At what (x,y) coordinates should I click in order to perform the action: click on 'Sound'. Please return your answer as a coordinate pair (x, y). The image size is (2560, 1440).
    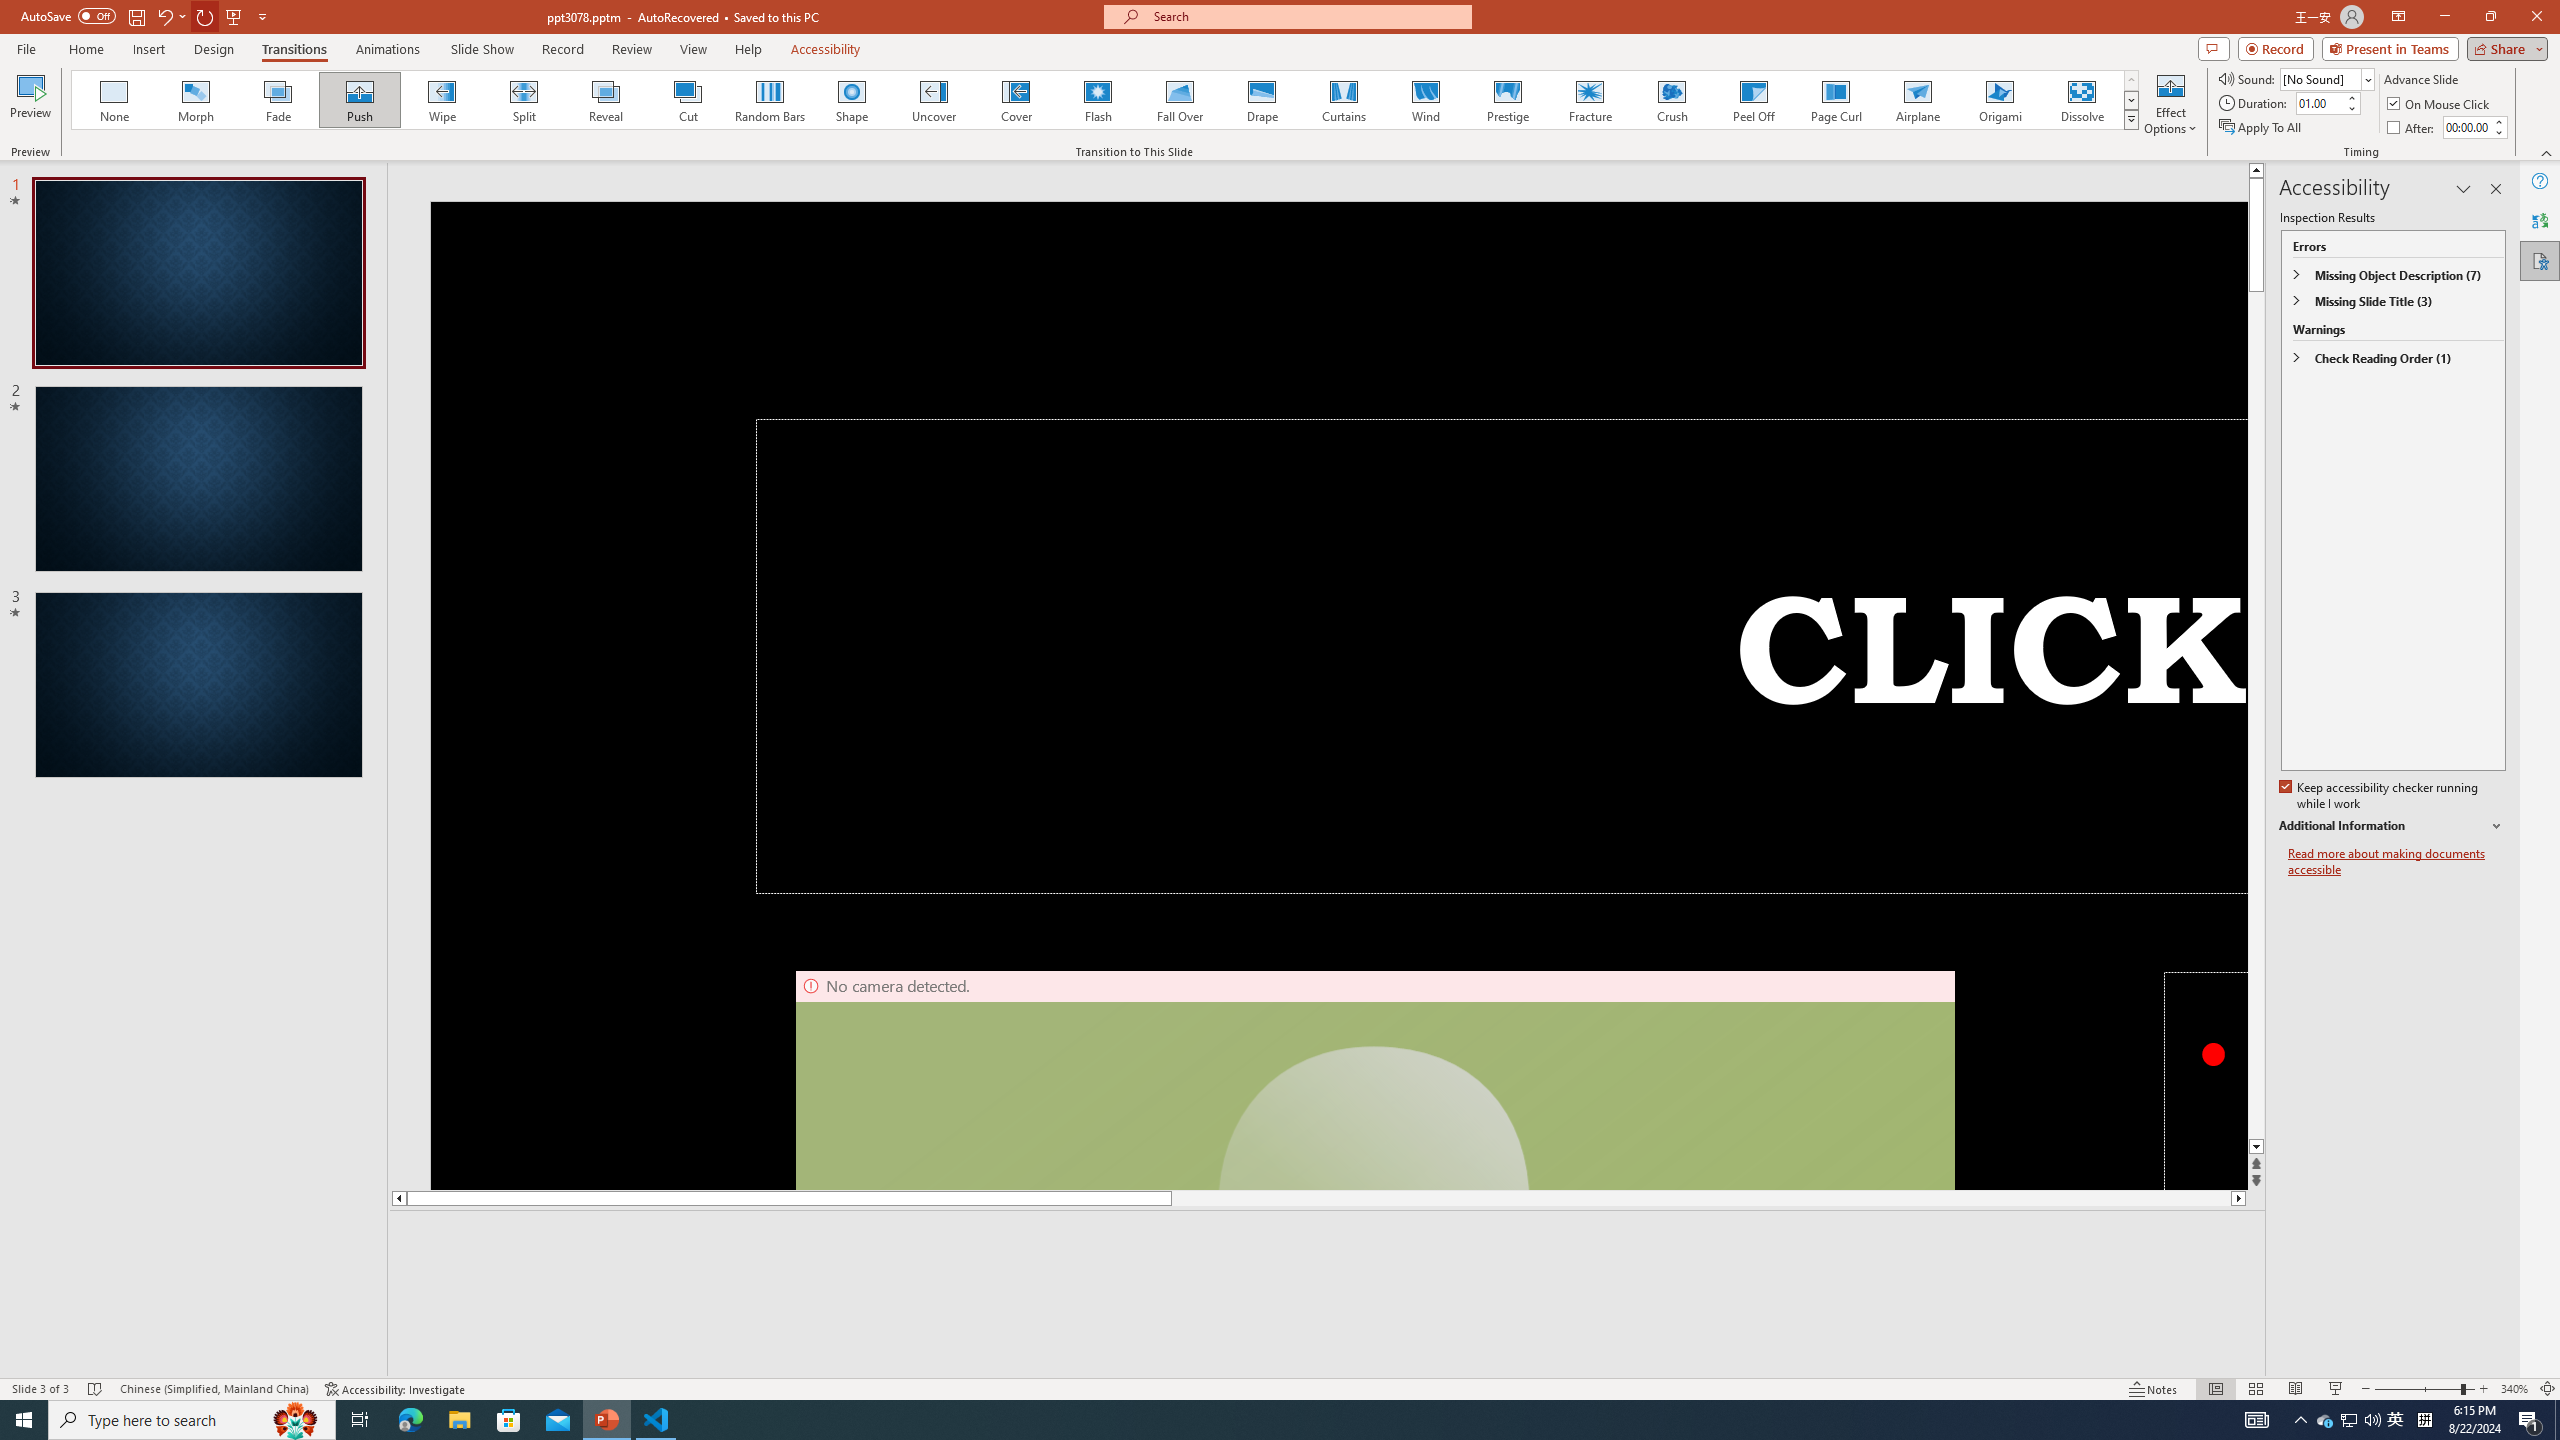
    Looking at the image, I should click on (2327, 78).